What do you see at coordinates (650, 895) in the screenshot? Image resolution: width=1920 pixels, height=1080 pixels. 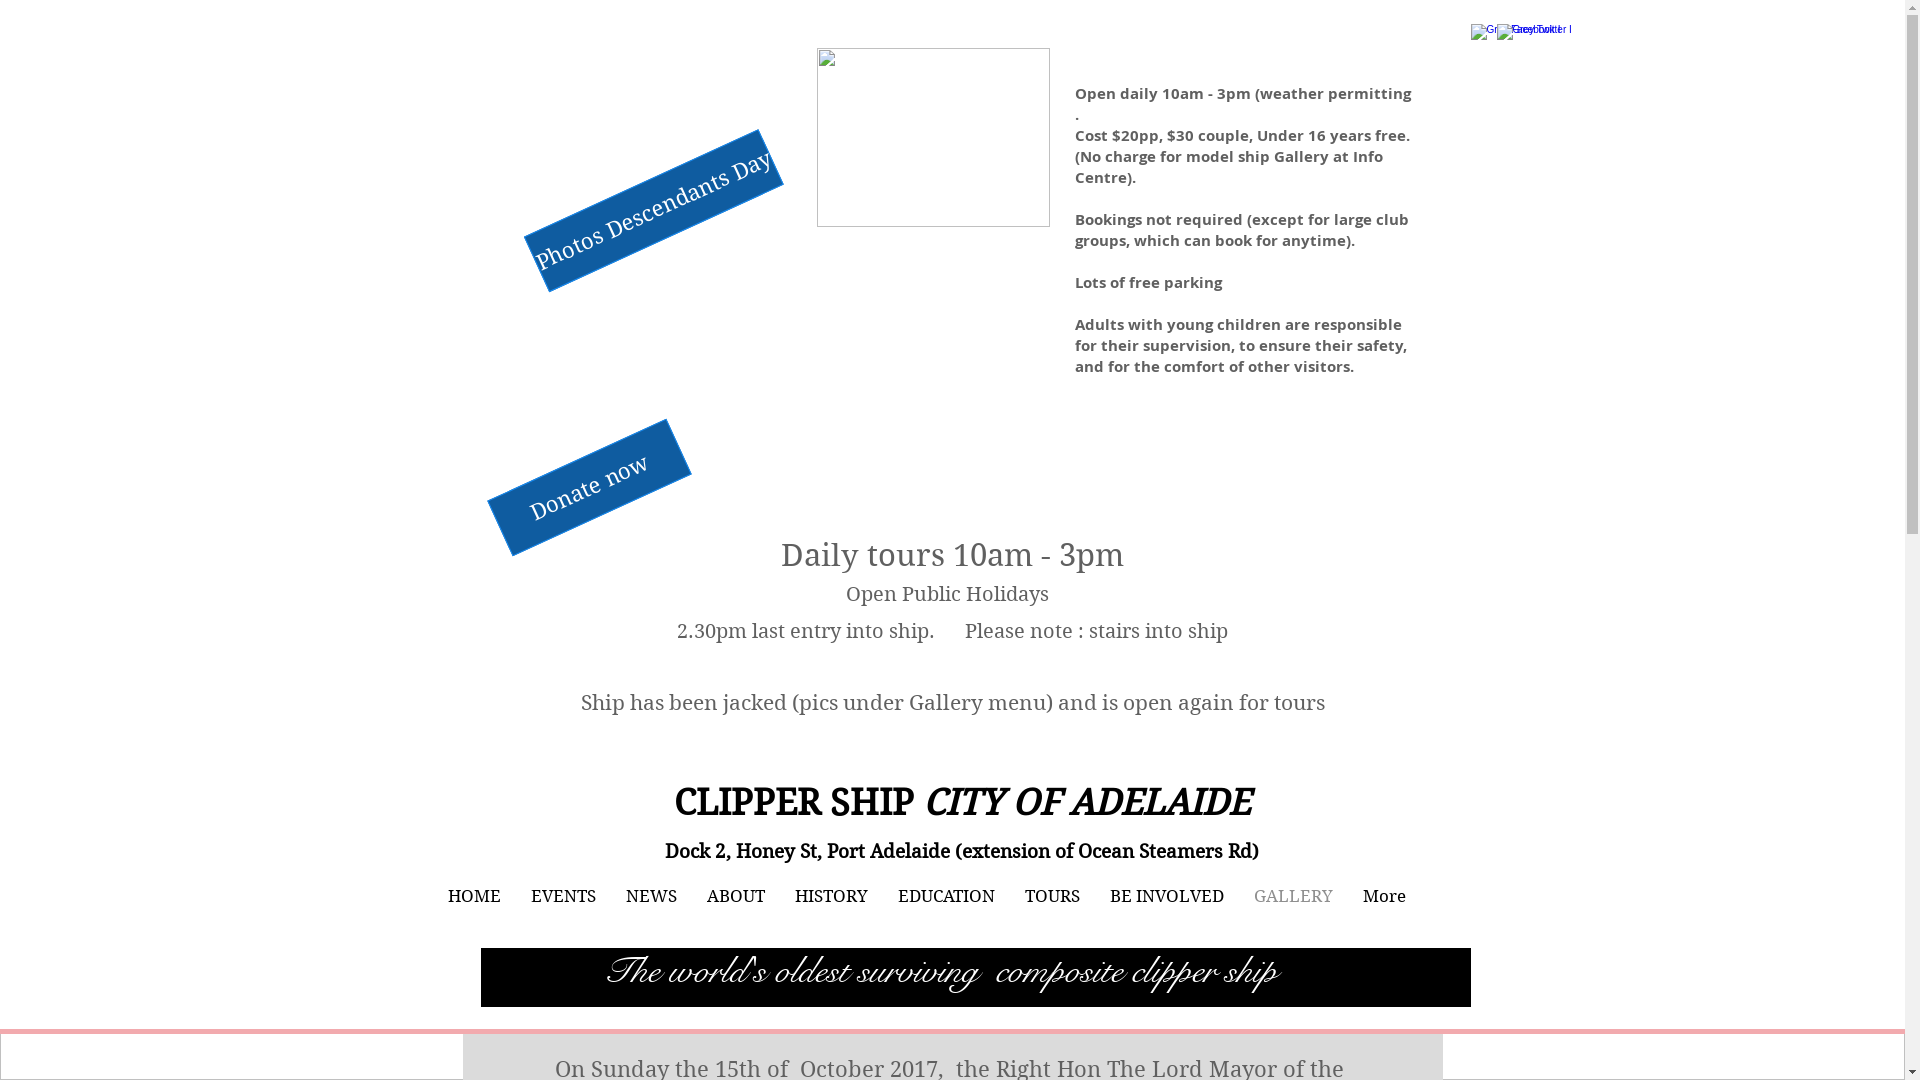 I see `'NEWS'` at bounding box center [650, 895].